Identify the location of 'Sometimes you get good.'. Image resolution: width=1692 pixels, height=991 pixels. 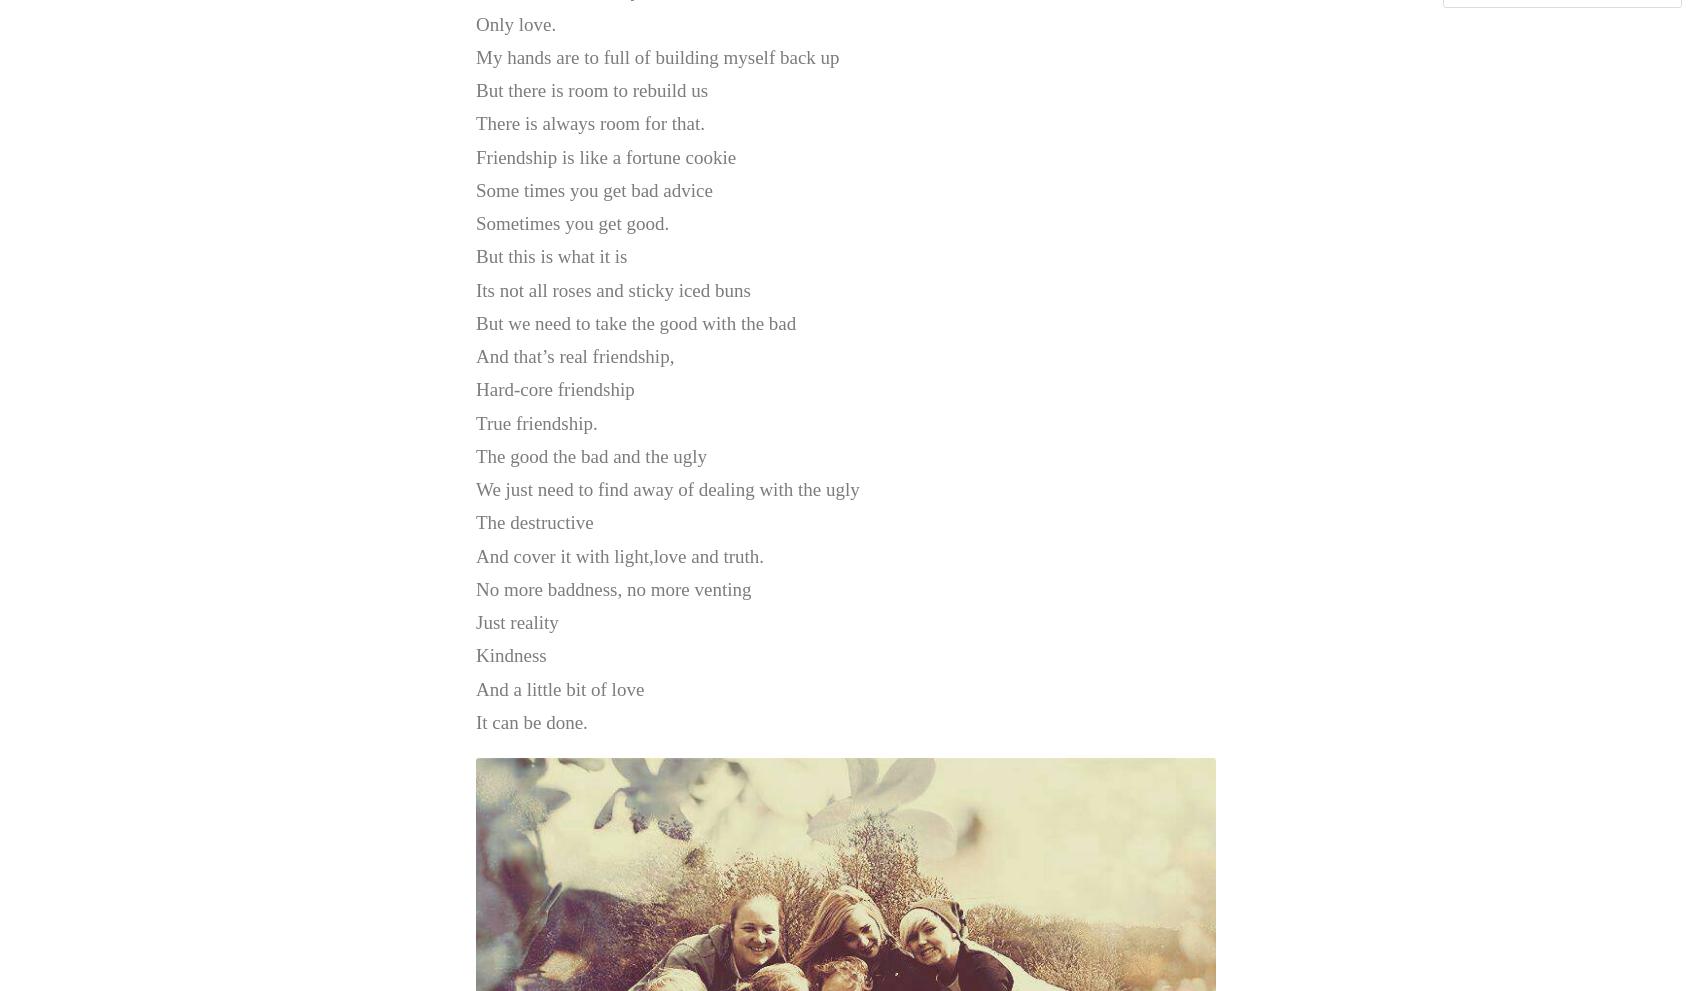
(571, 222).